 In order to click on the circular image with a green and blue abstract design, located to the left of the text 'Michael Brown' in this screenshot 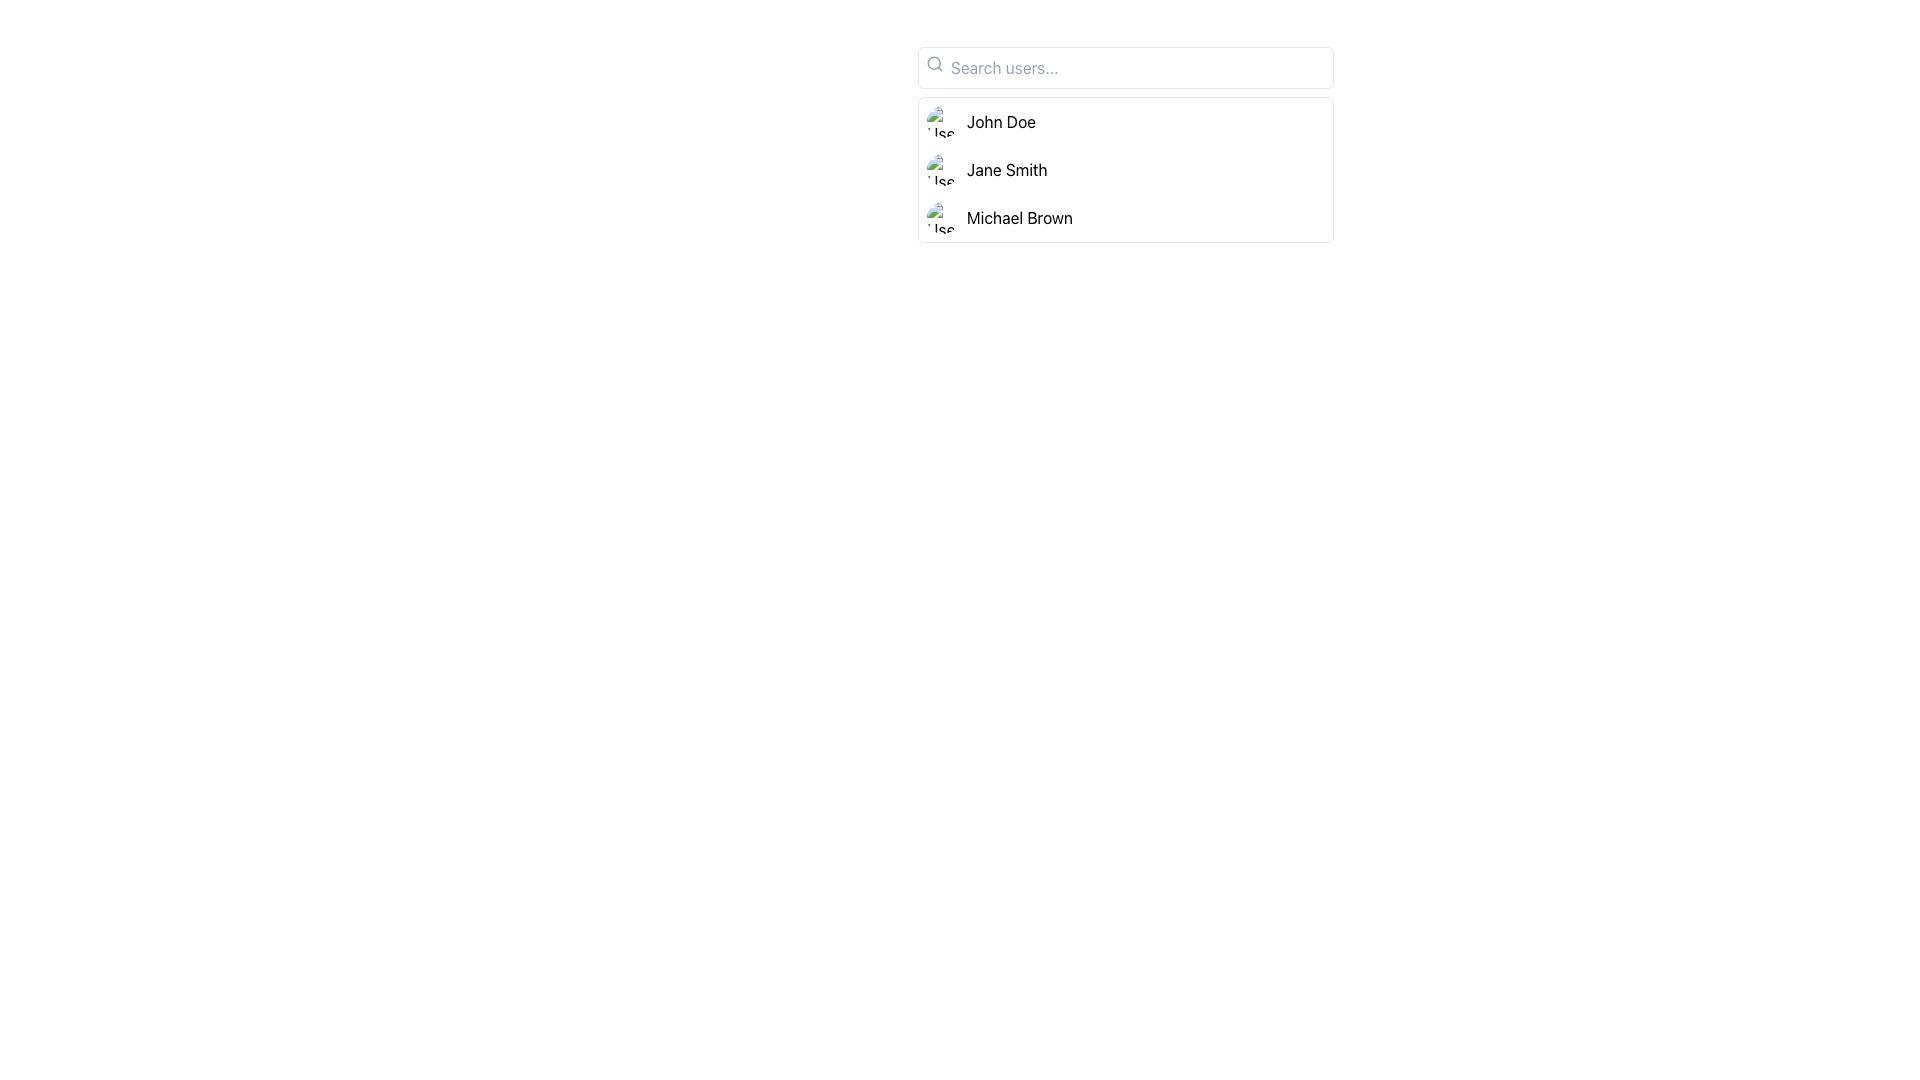, I will do `click(941, 218)`.